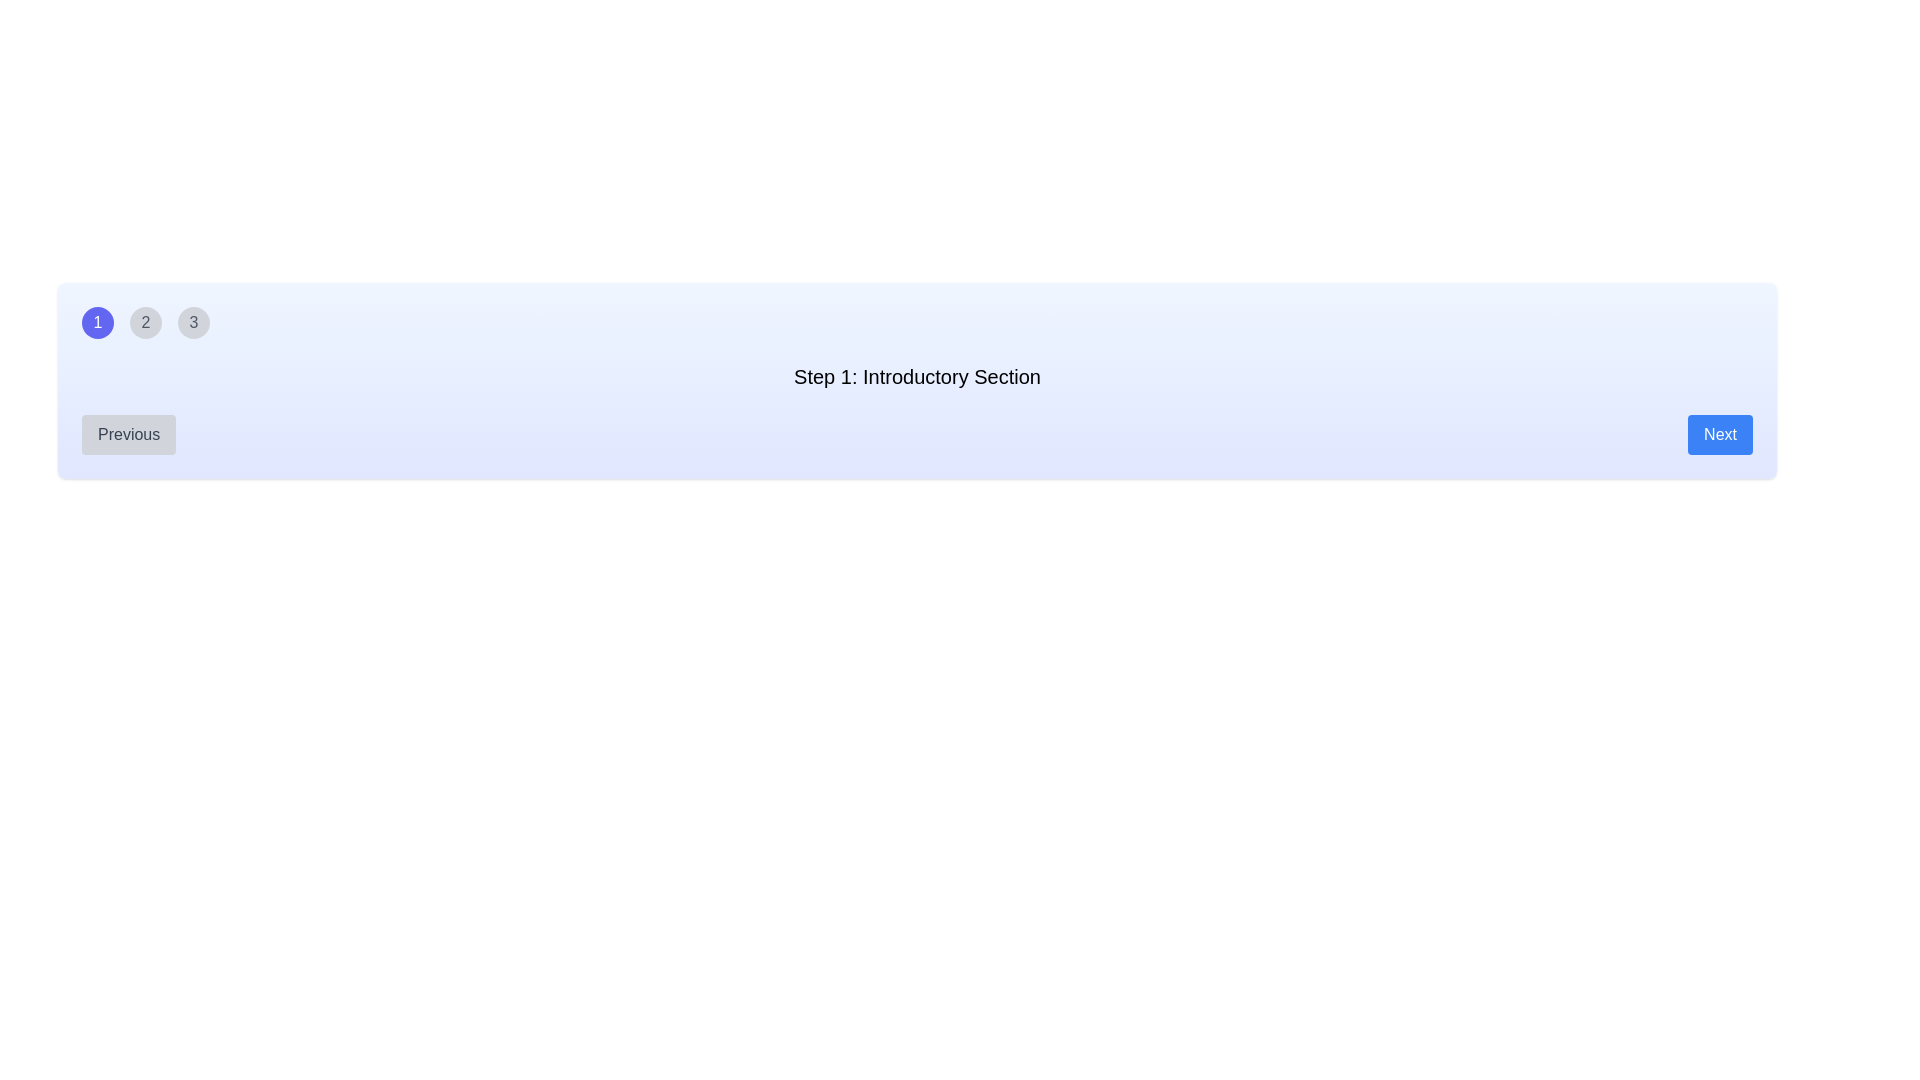 Image resolution: width=1920 pixels, height=1080 pixels. I want to click on the circular button labeled '2' with a gray background and a black numeral, positioned between buttons '1' and '3' for keyboard navigation, so click(144, 322).